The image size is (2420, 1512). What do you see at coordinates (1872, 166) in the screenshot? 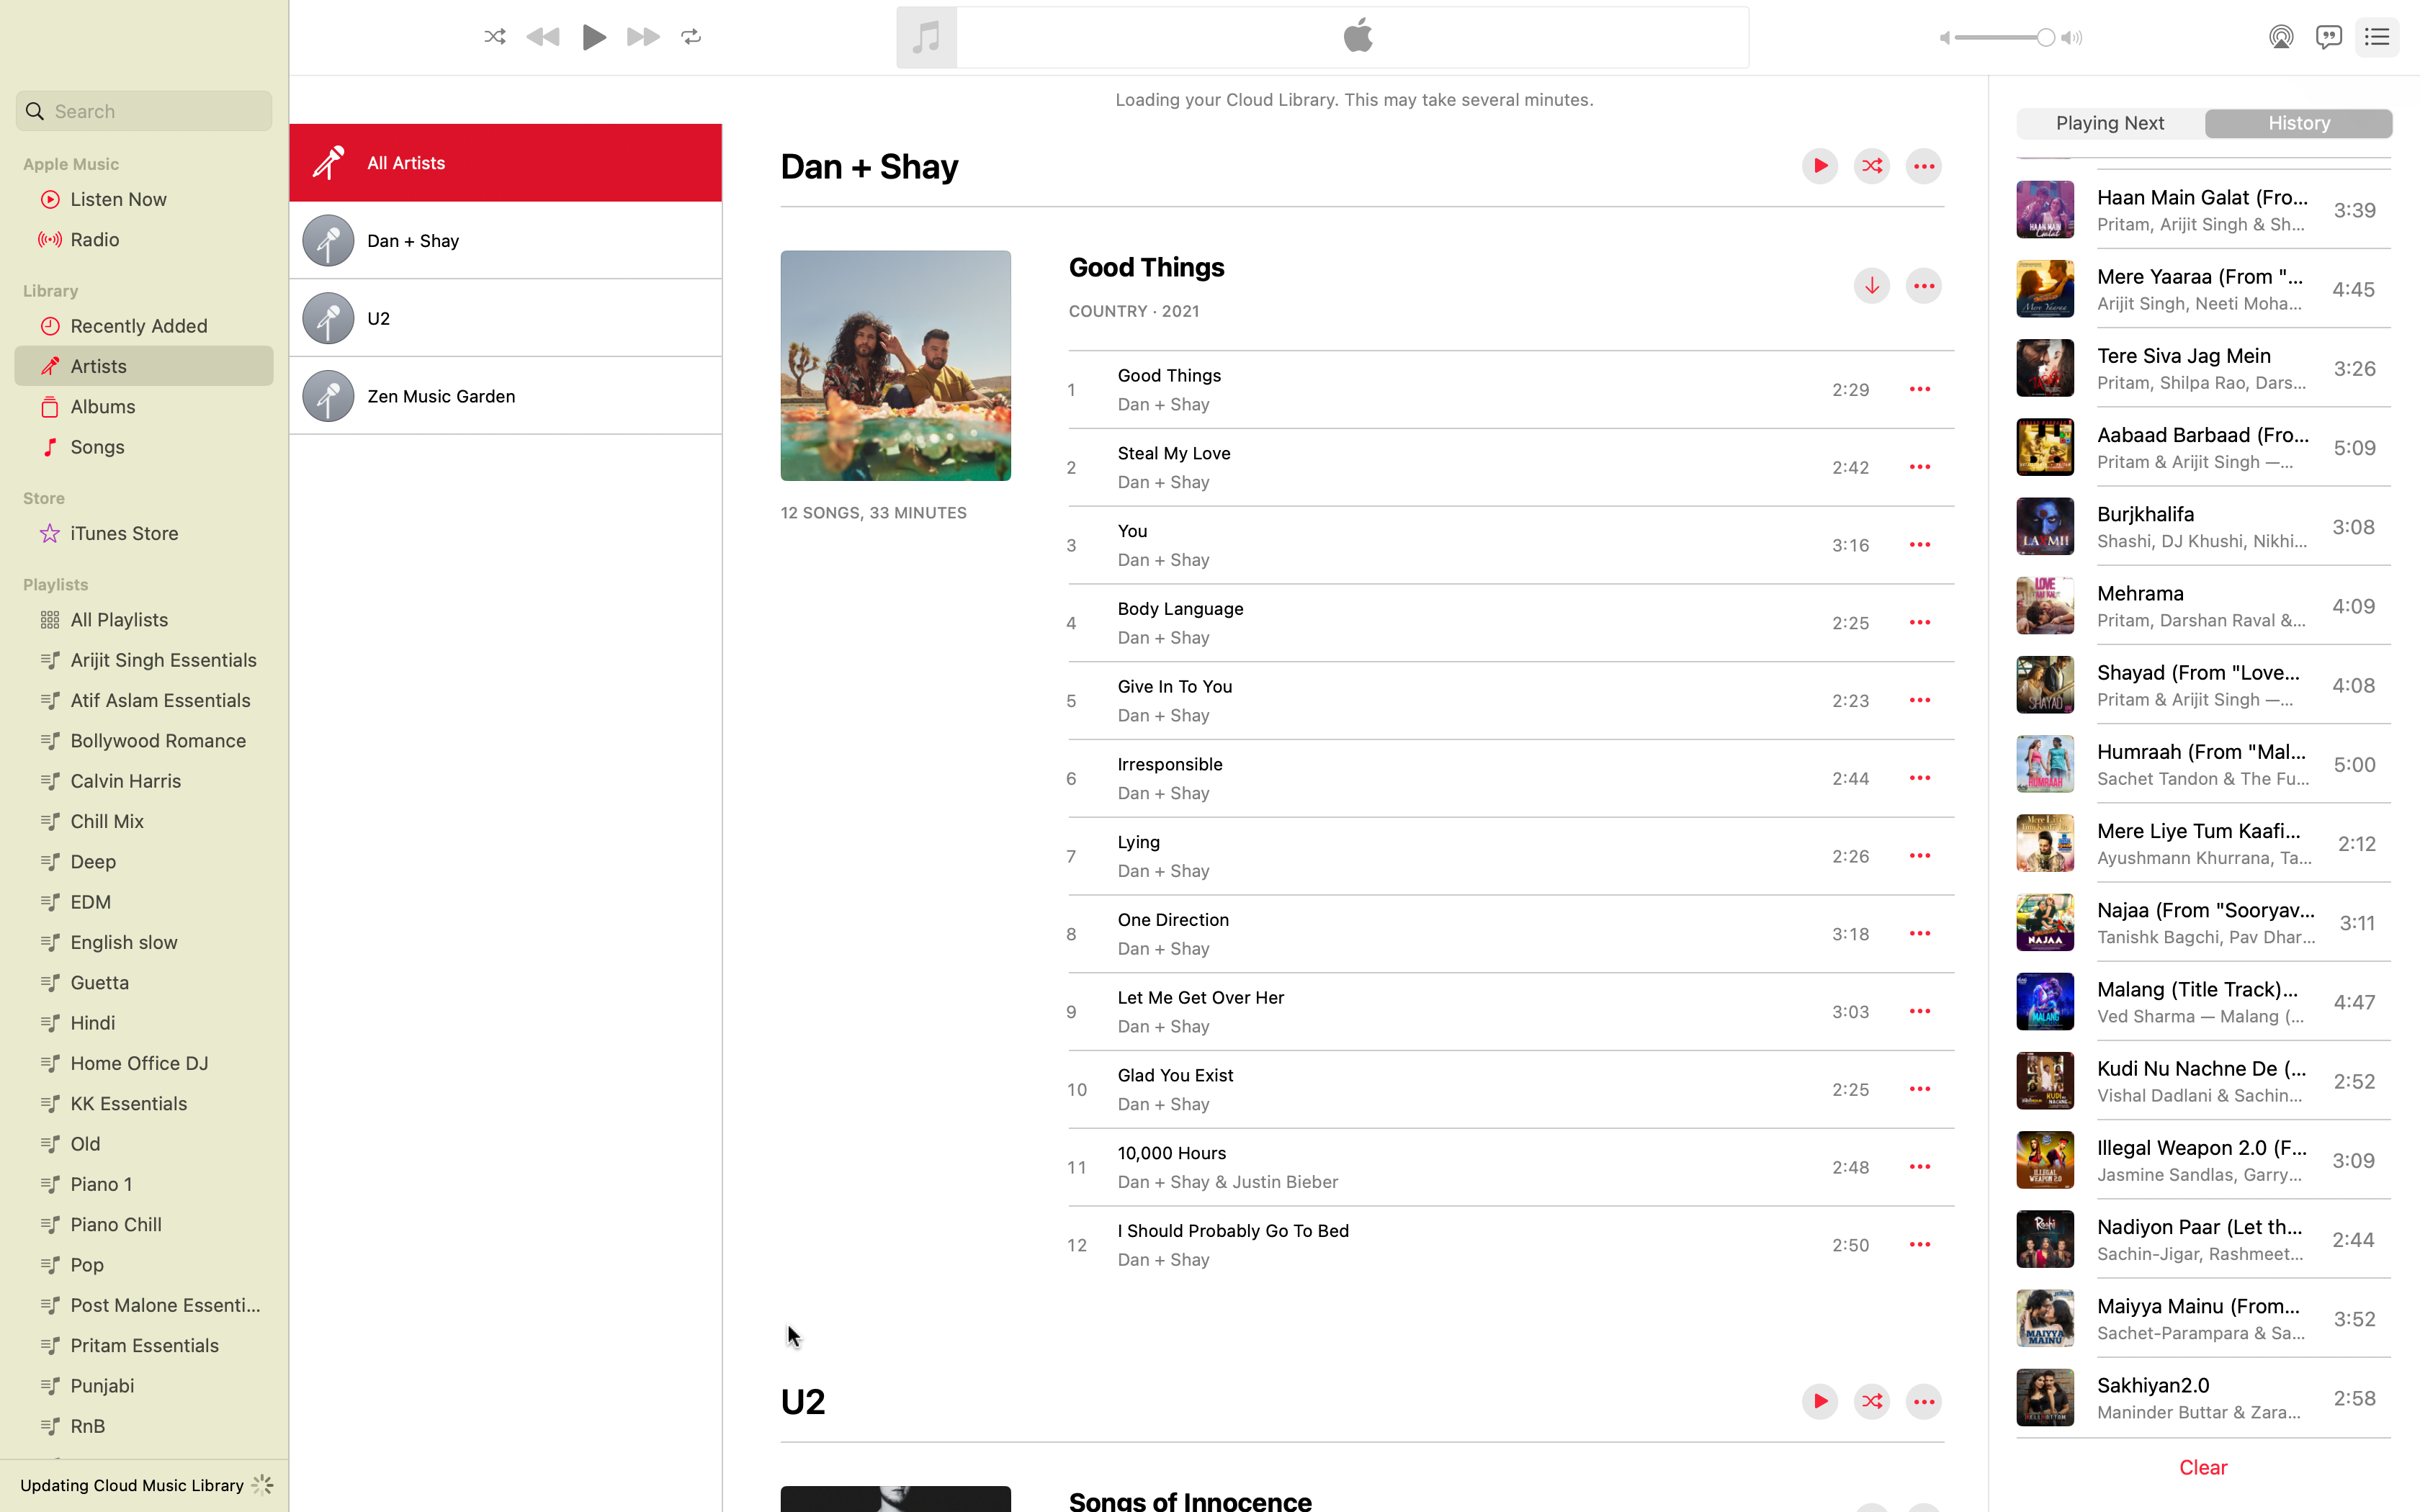
I see `Shuffle the playlist of Dan + Shay by clicking on the red button` at bounding box center [1872, 166].